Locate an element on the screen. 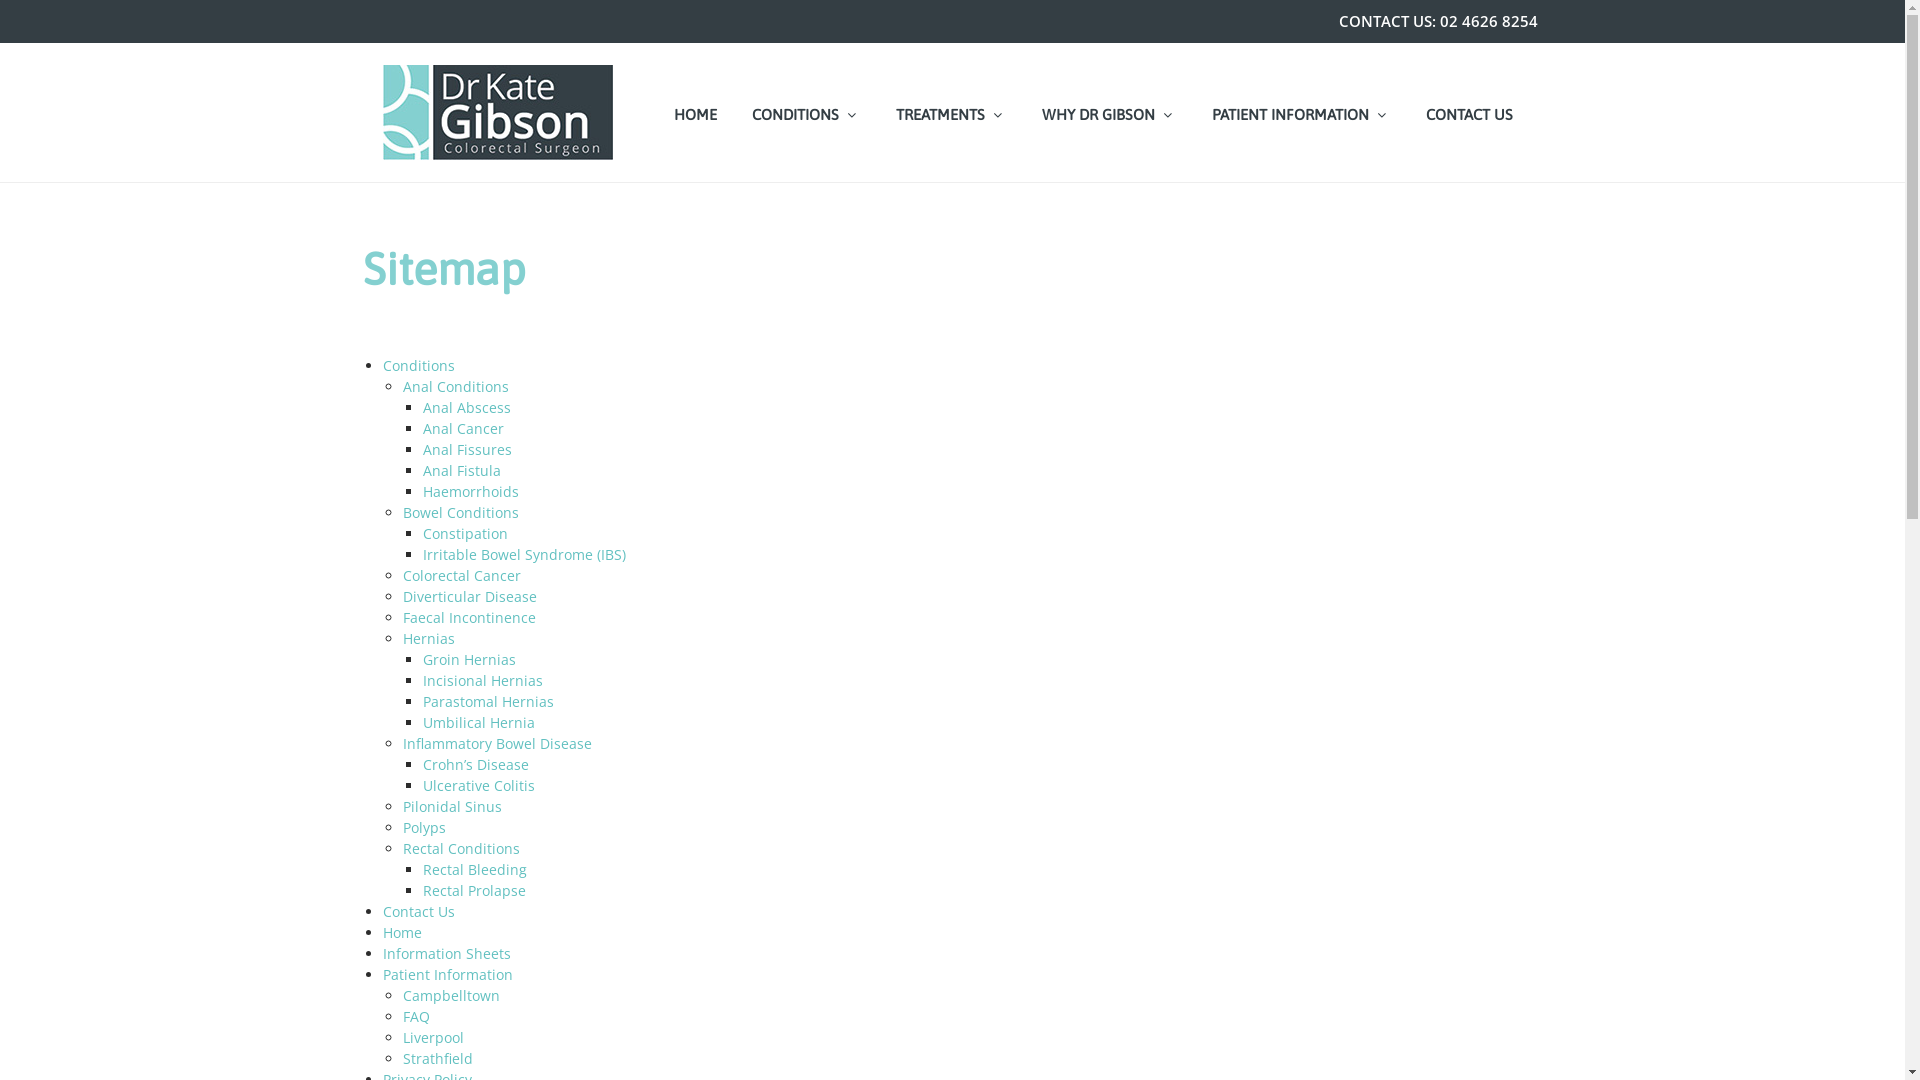  'Campbelltown' is located at coordinates (449, 995).